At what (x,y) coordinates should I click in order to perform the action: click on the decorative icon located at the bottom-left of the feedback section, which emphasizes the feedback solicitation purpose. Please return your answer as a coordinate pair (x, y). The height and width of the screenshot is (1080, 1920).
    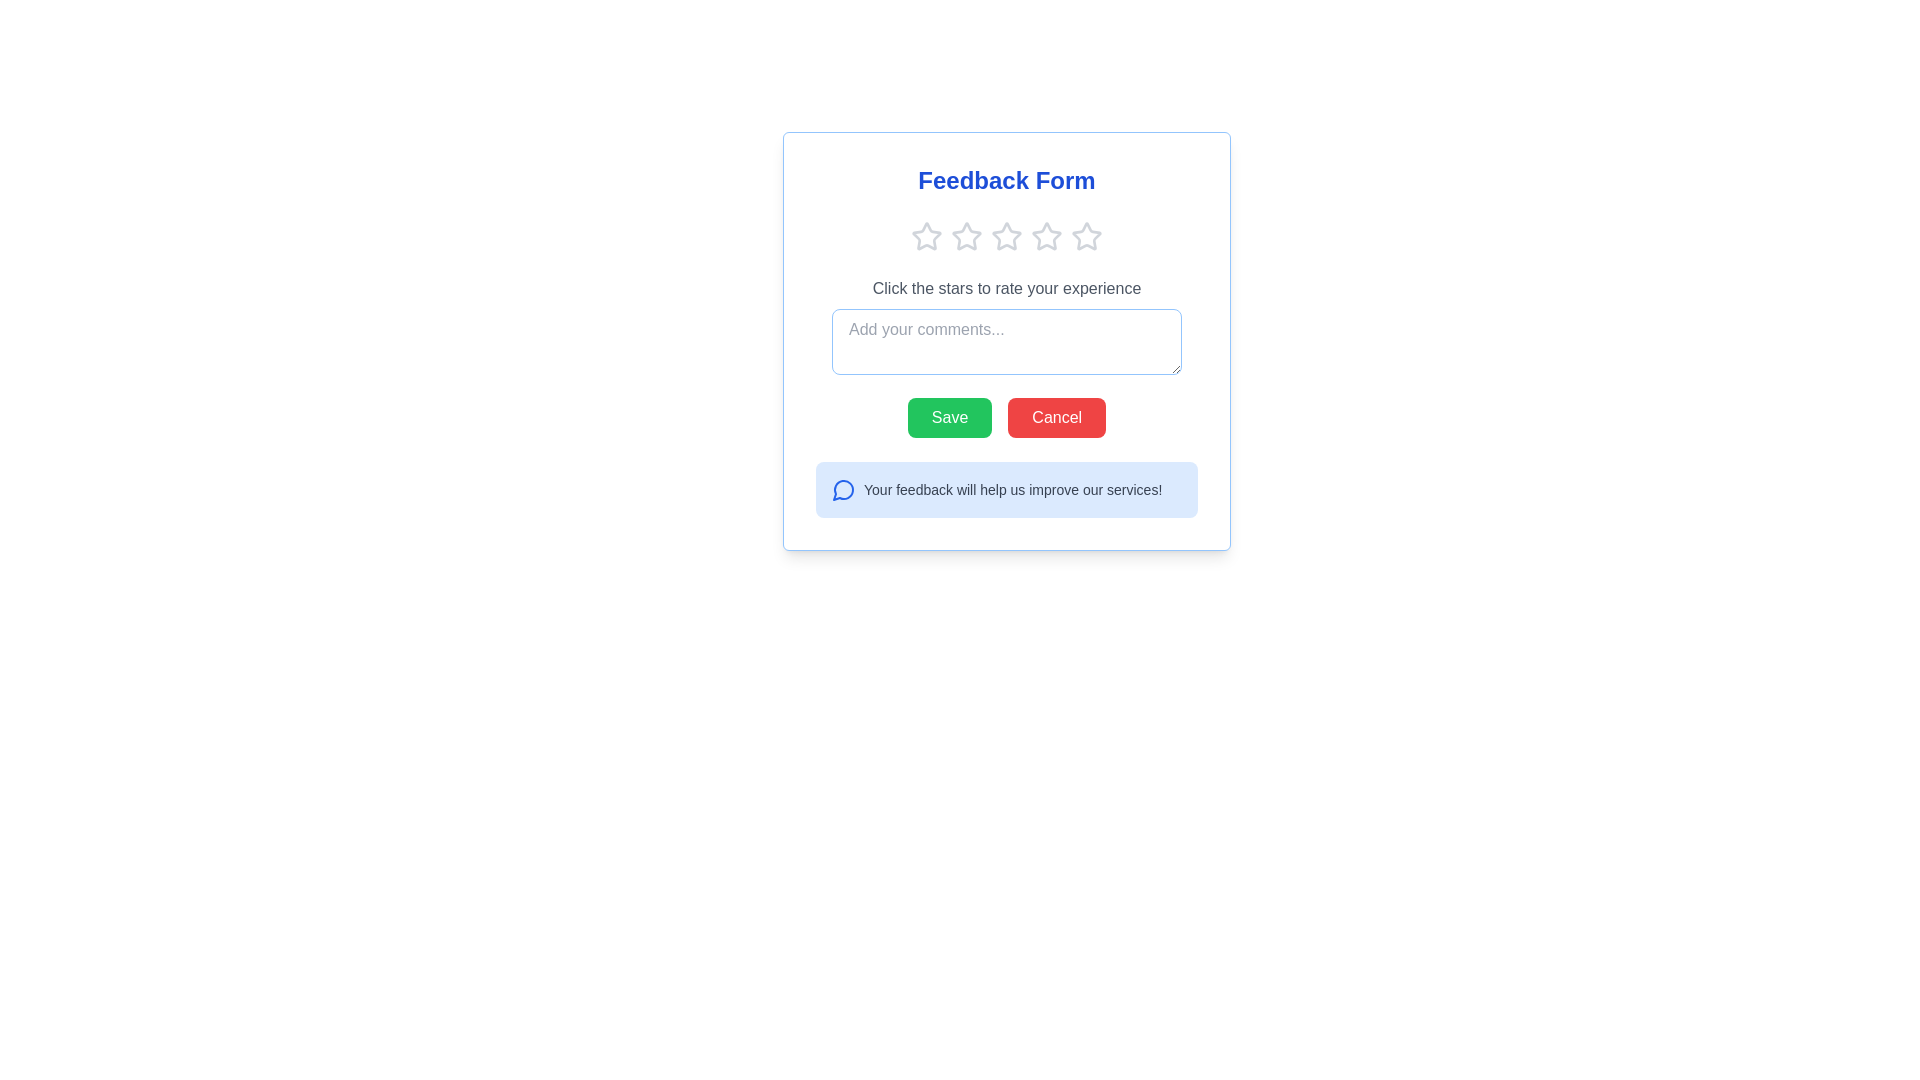
    Looking at the image, I should click on (843, 490).